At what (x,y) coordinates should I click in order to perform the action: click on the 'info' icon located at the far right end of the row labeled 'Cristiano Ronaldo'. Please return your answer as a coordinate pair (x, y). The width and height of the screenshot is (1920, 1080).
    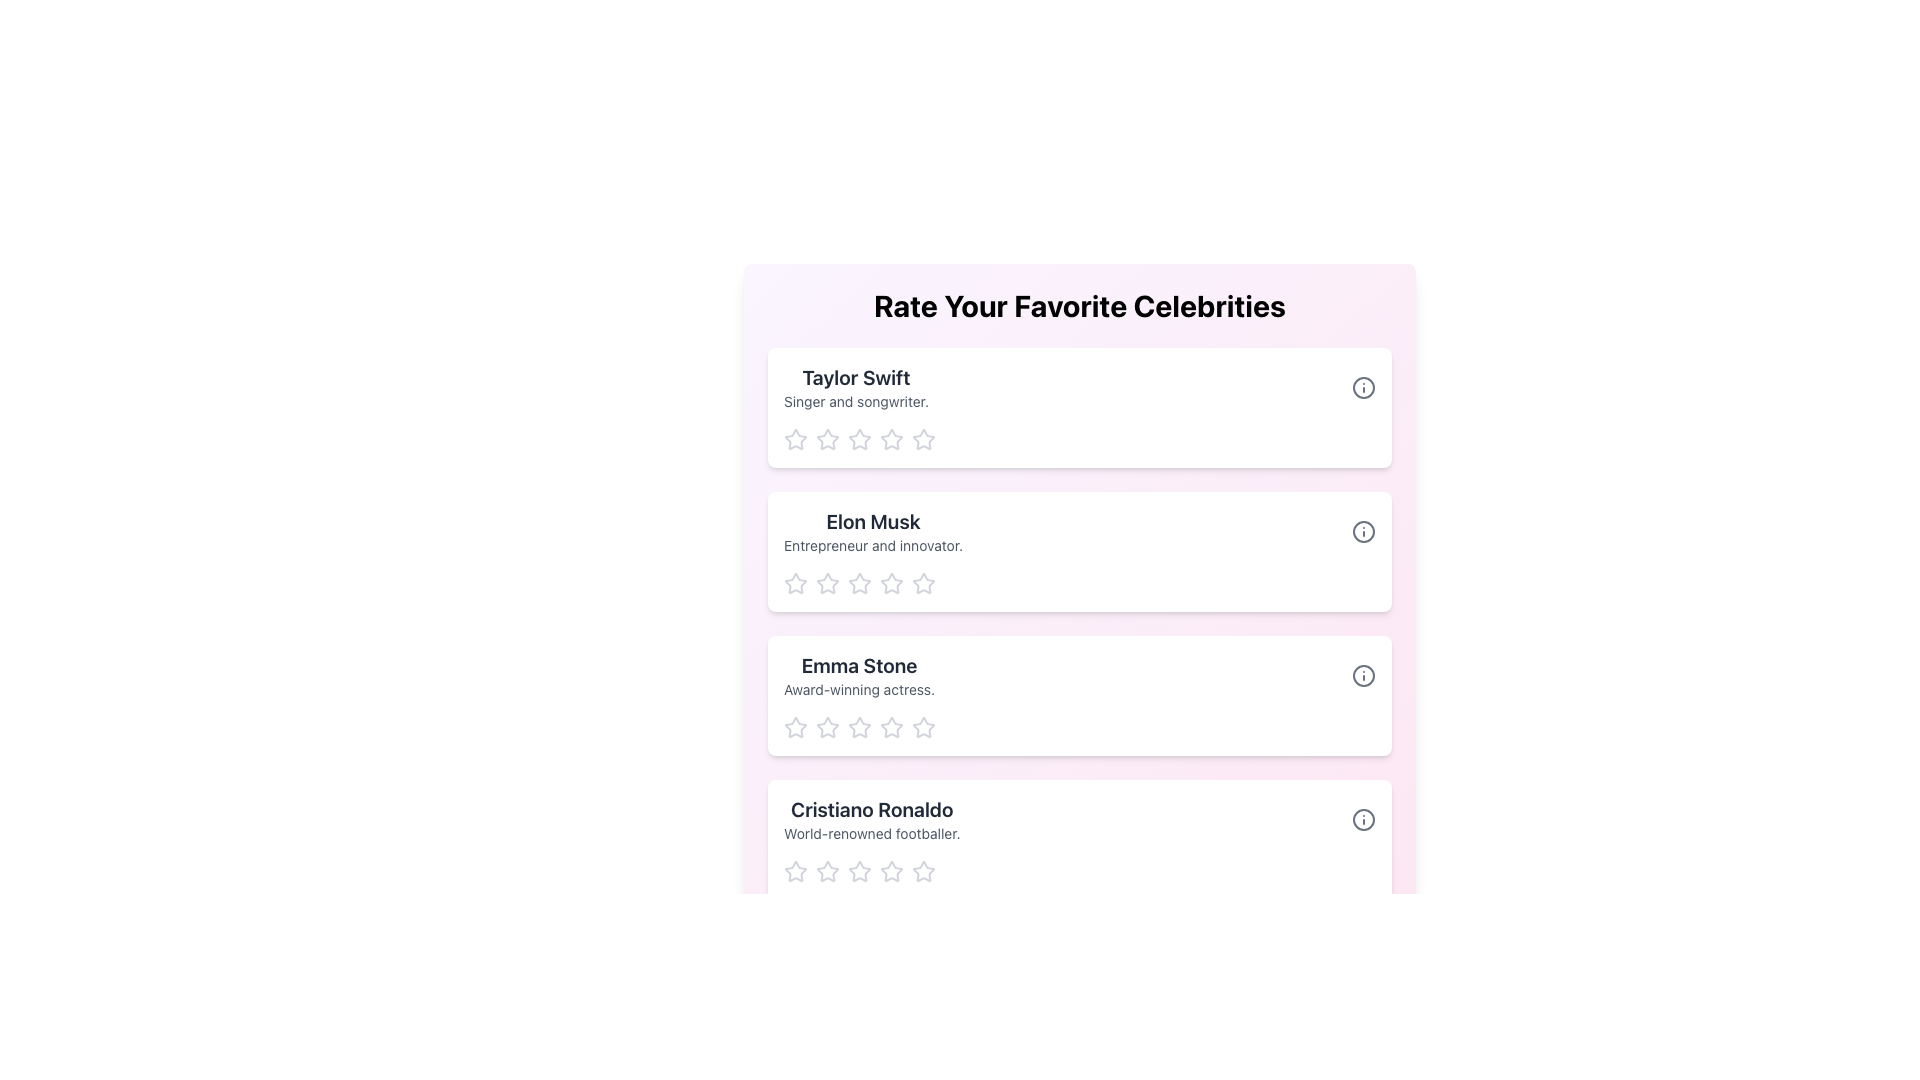
    Looking at the image, I should click on (1362, 820).